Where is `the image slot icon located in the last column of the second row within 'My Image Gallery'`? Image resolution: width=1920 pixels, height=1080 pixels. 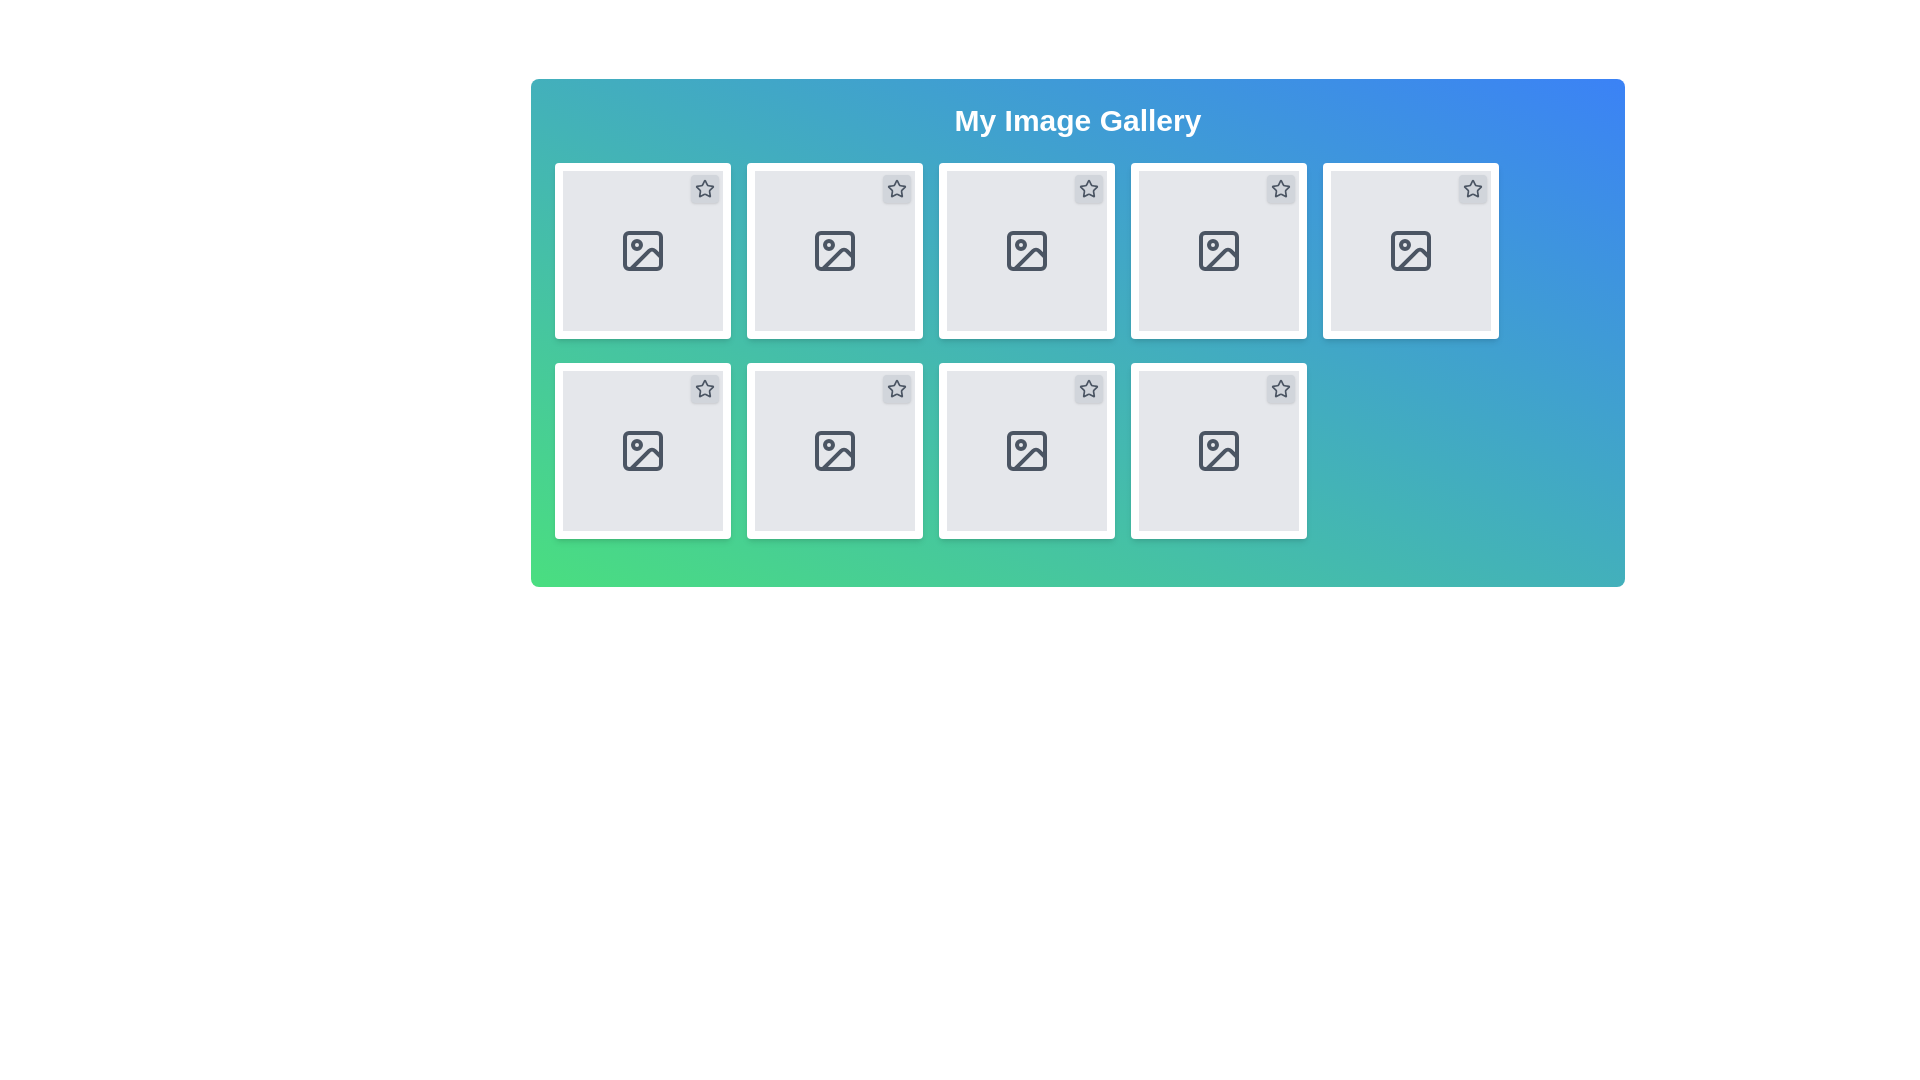
the image slot icon located in the last column of the second row within 'My Image Gallery' is located at coordinates (1218, 451).